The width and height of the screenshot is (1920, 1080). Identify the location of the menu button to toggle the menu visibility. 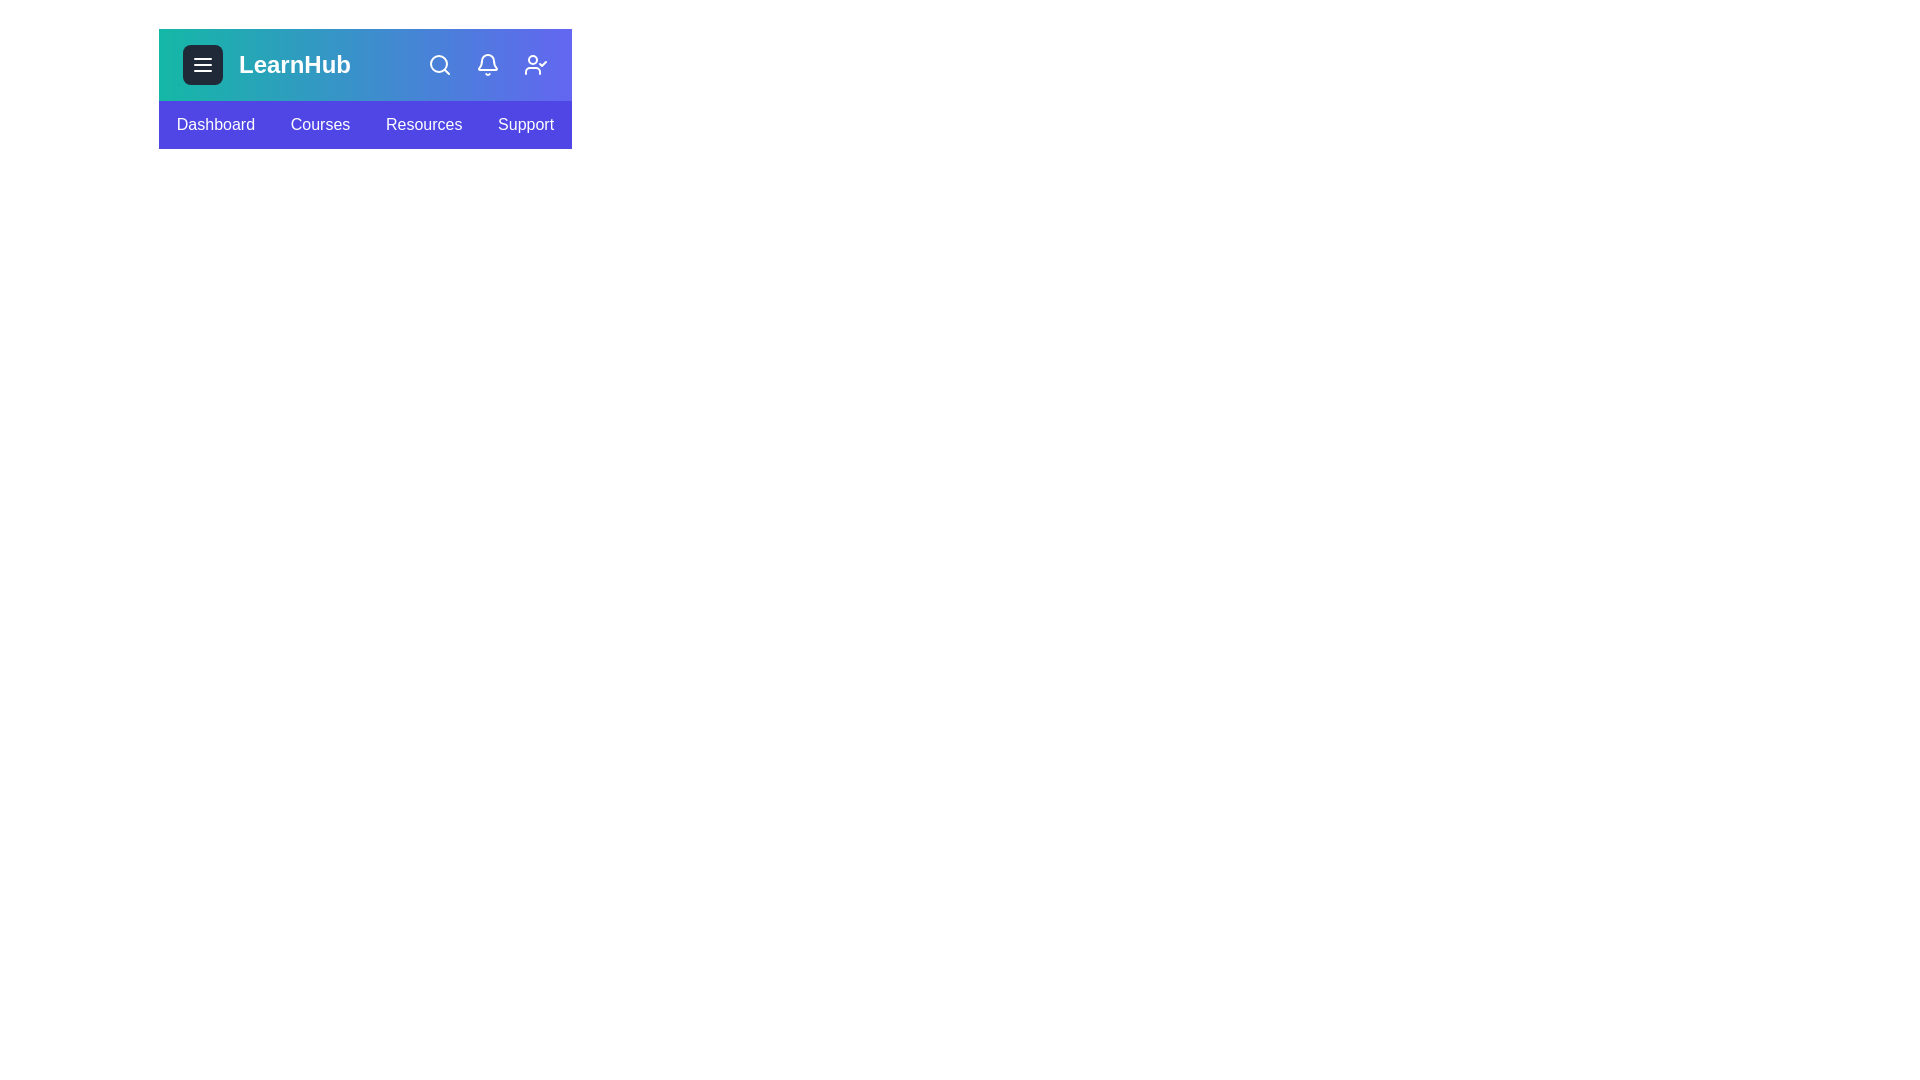
(202, 64).